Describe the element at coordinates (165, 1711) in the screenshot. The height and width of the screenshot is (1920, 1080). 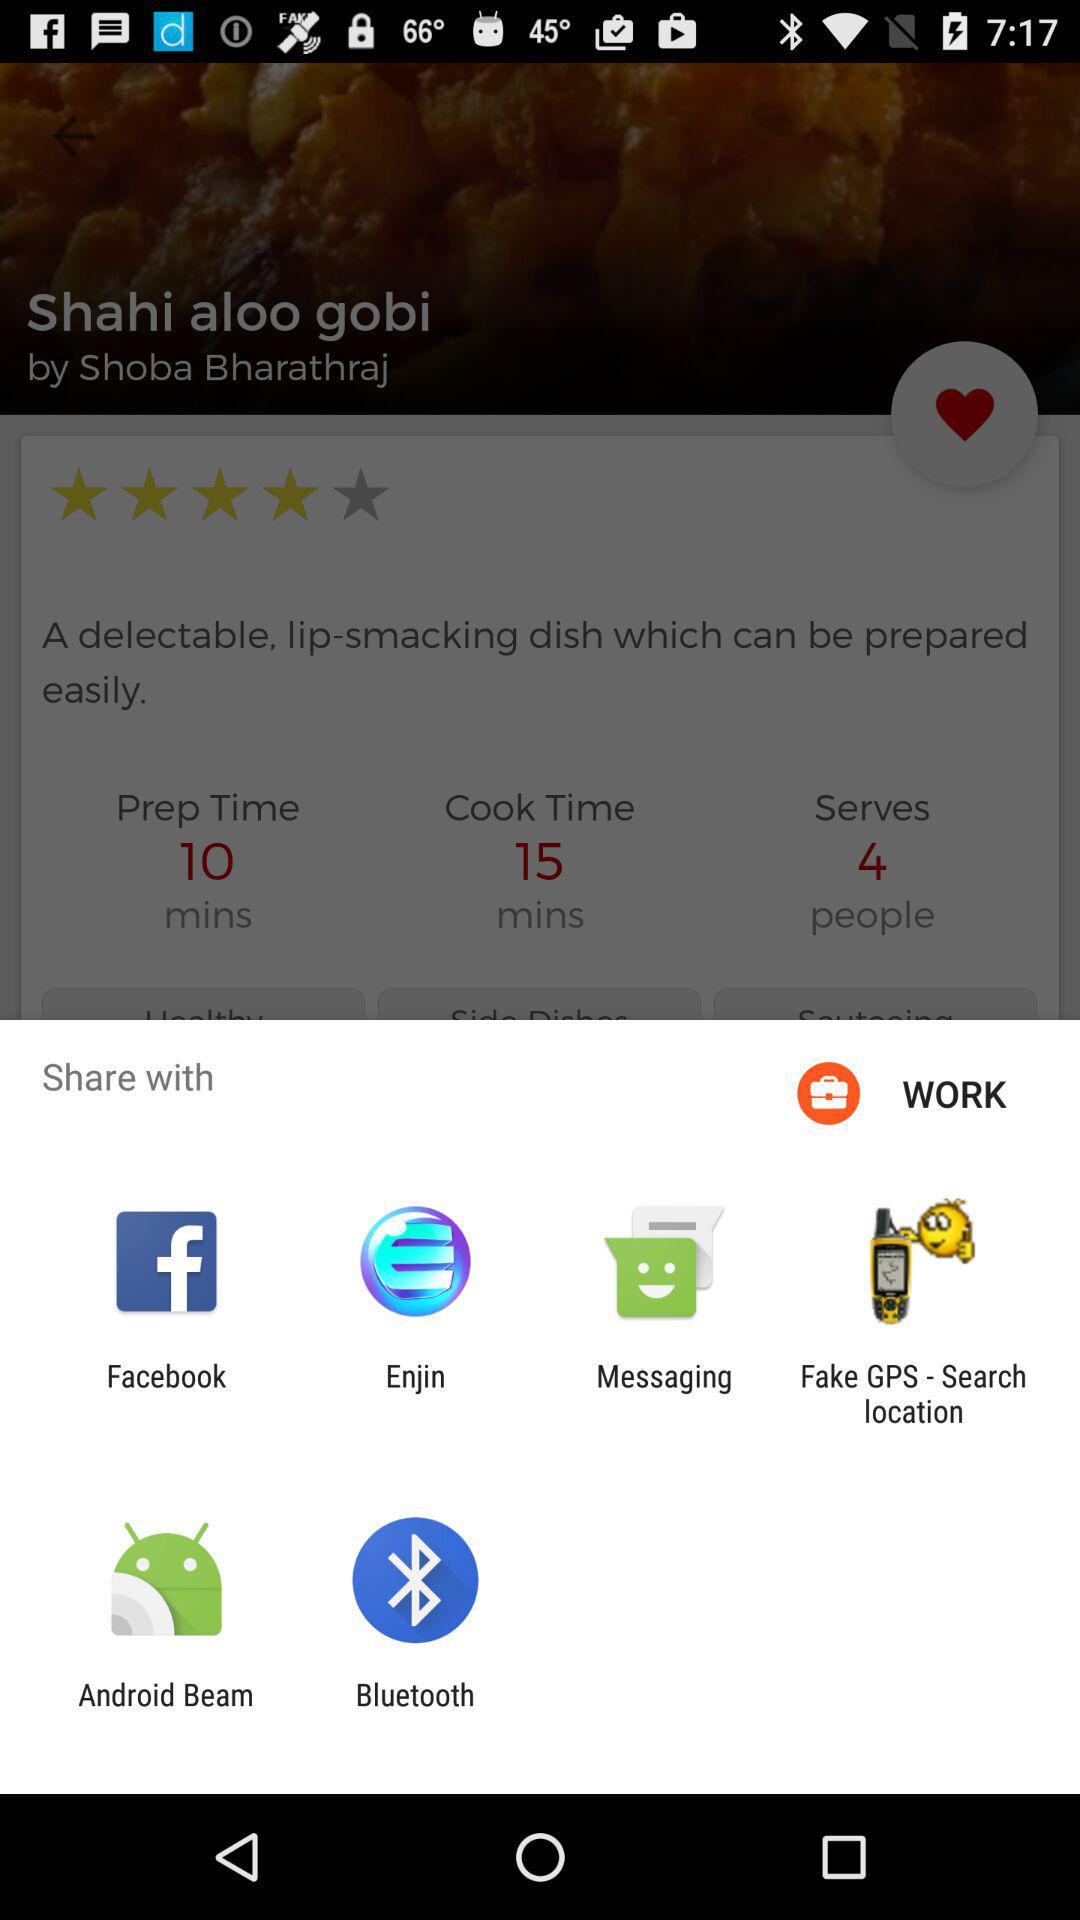
I see `item to the left of the bluetooth item` at that location.